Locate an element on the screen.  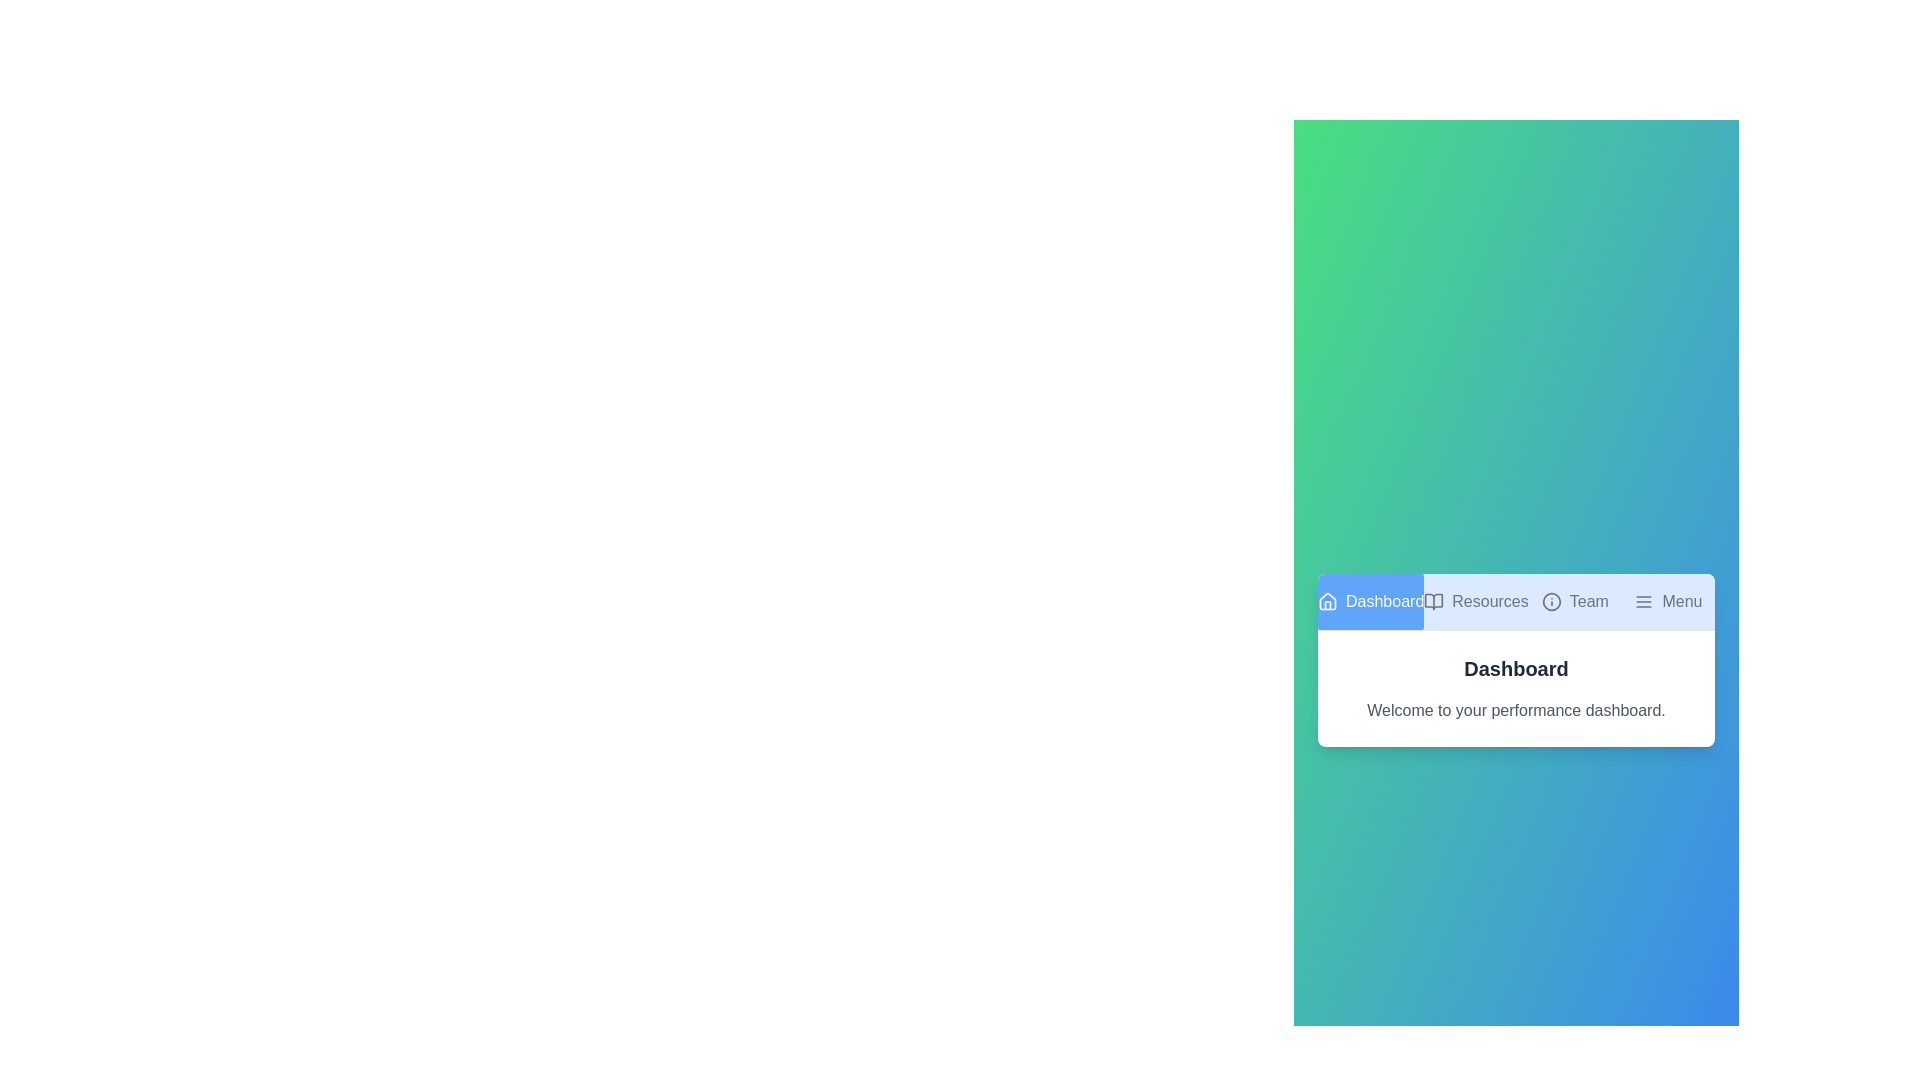
the tab Resources by clicking on its corresponding button is located at coordinates (1476, 600).